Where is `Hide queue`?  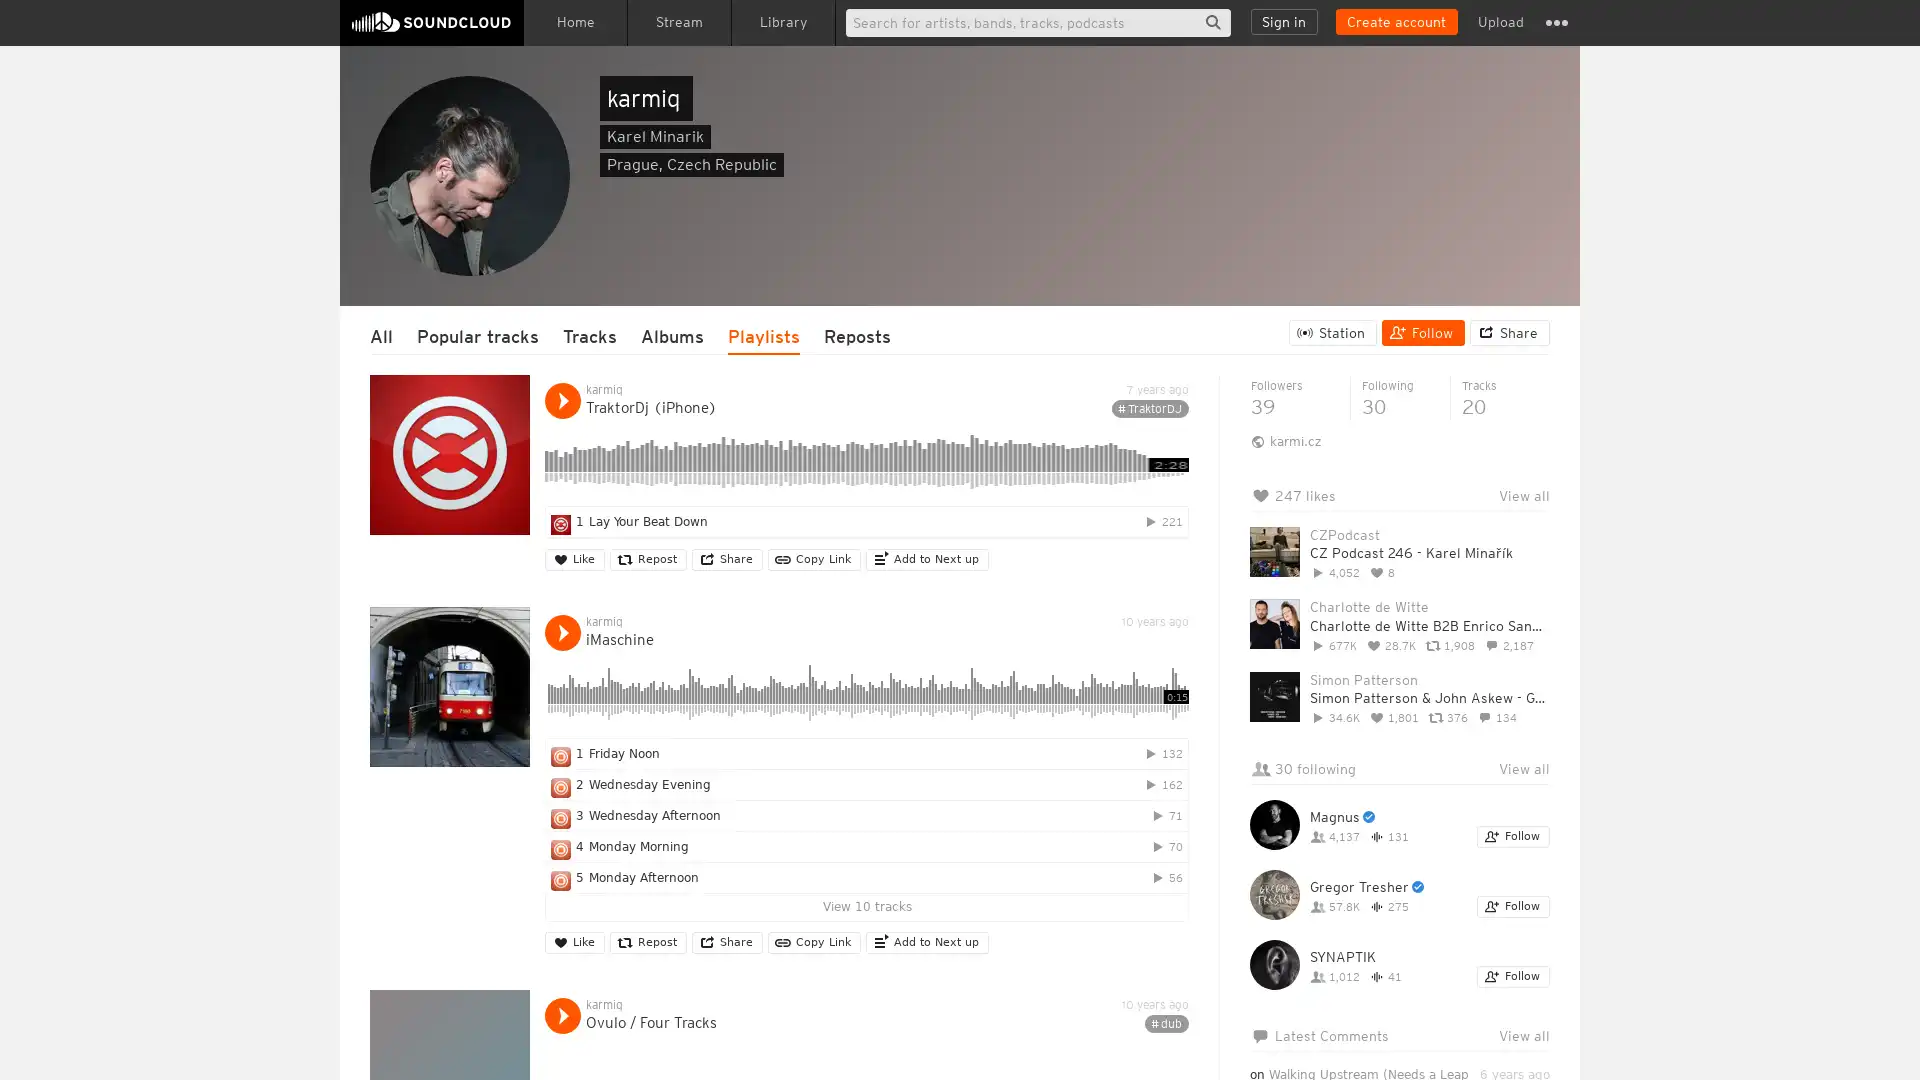
Hide queue is located at coordinates (1536, 546).